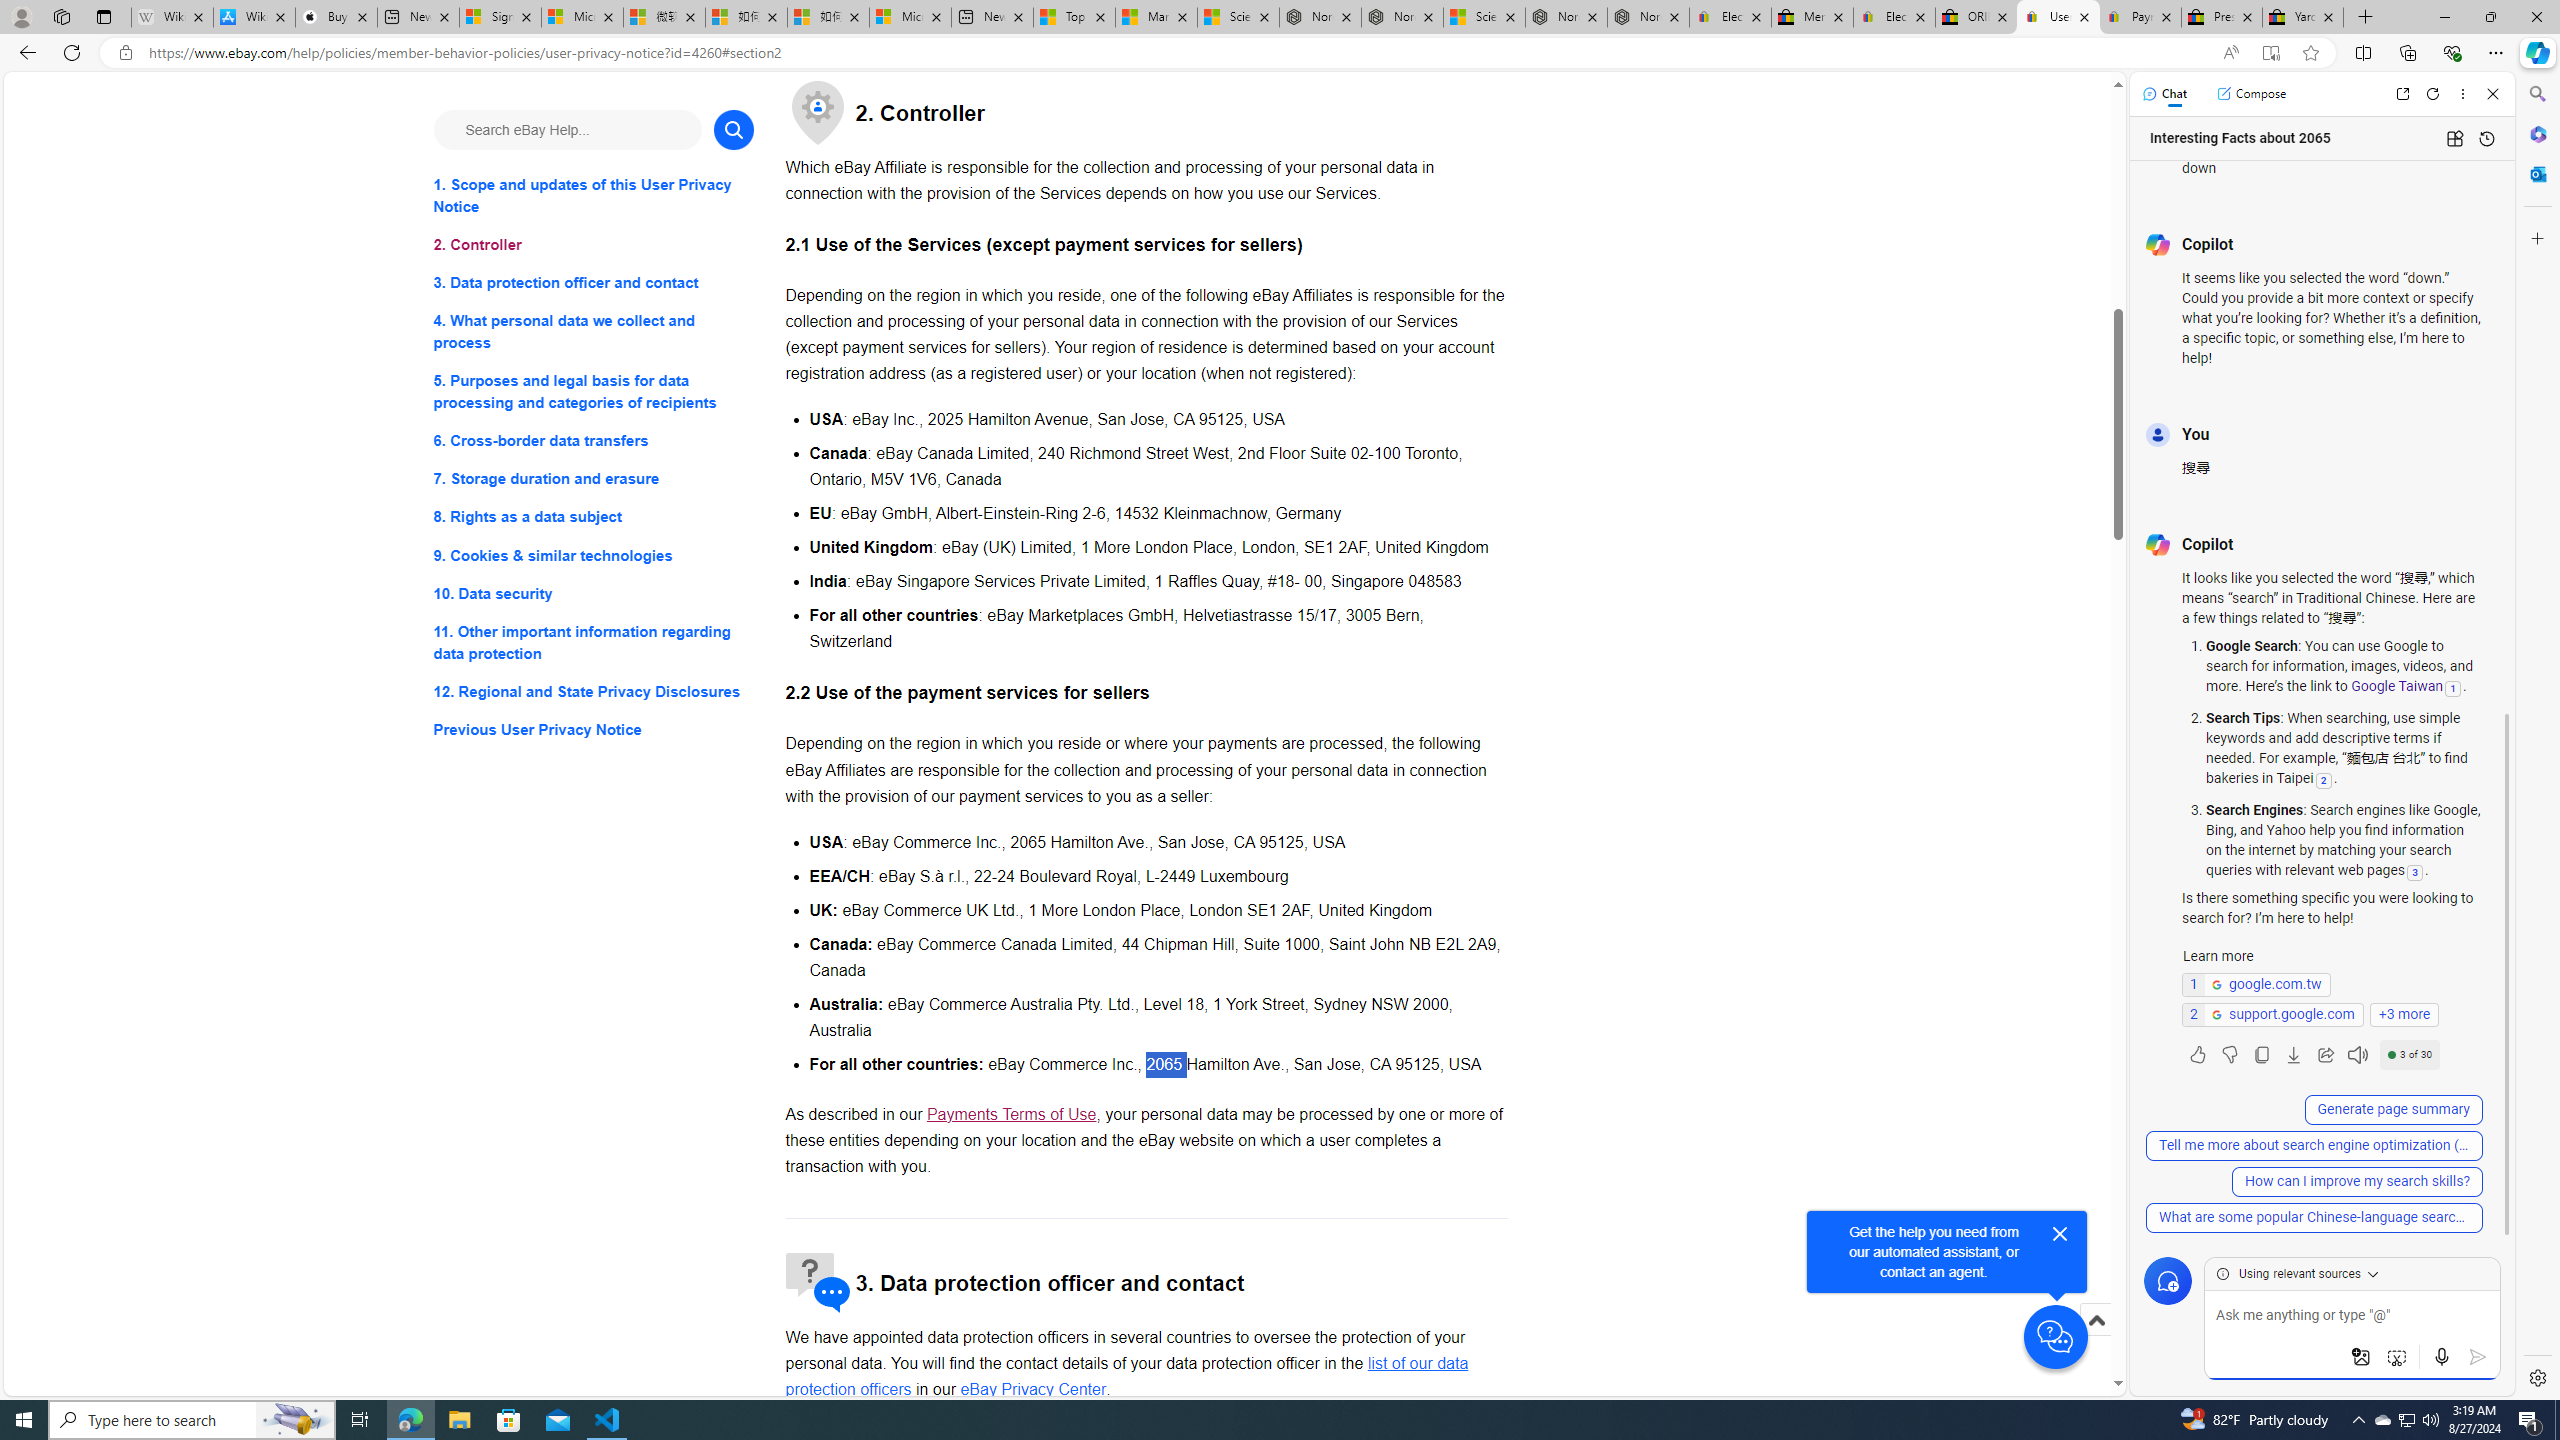  What do you see at coordinates (335, 16) in the screenshot?
I see `'Buy iPad - Apple'` at bounding box center [335, 16].